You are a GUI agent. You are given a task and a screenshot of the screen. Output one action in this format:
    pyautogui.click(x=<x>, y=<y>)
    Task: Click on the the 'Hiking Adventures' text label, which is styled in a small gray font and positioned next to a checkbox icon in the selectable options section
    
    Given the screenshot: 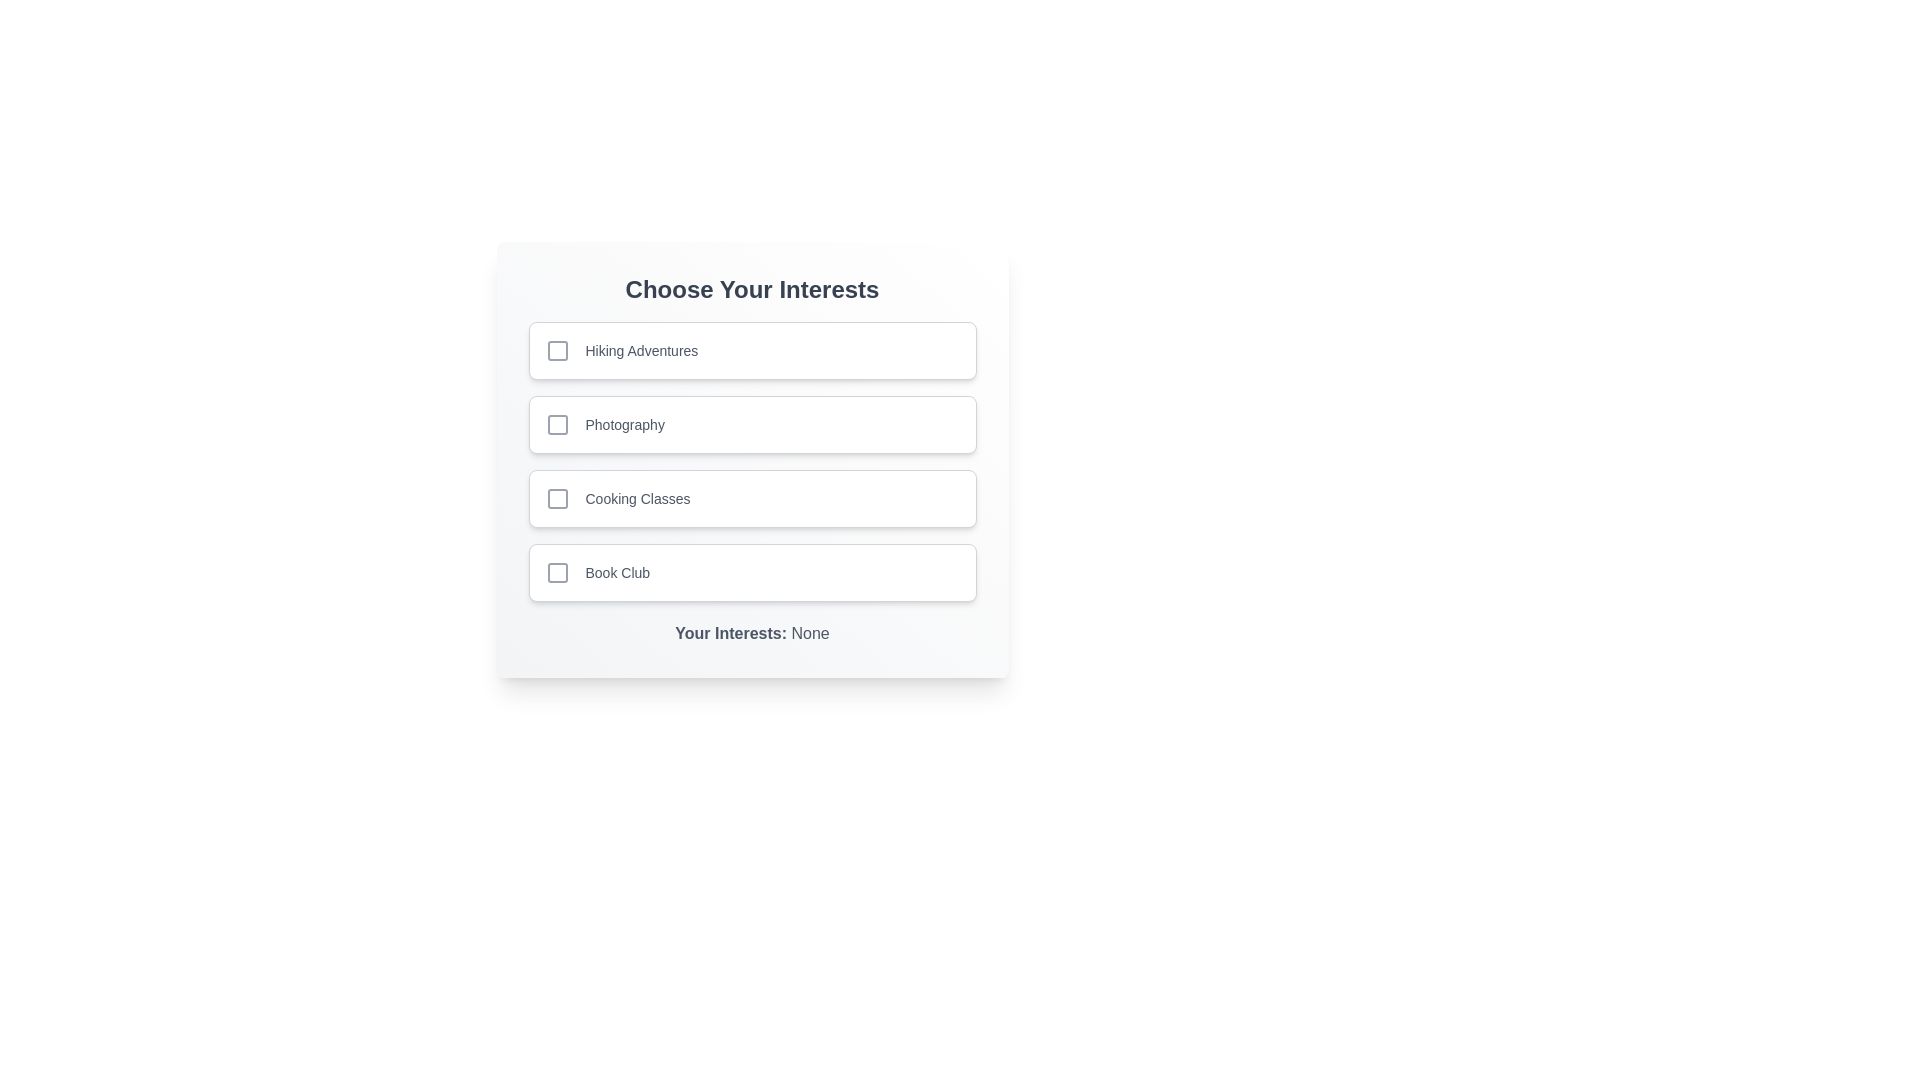 What is the action you would take?
    pyautogui.click(x=641, y=350)
    